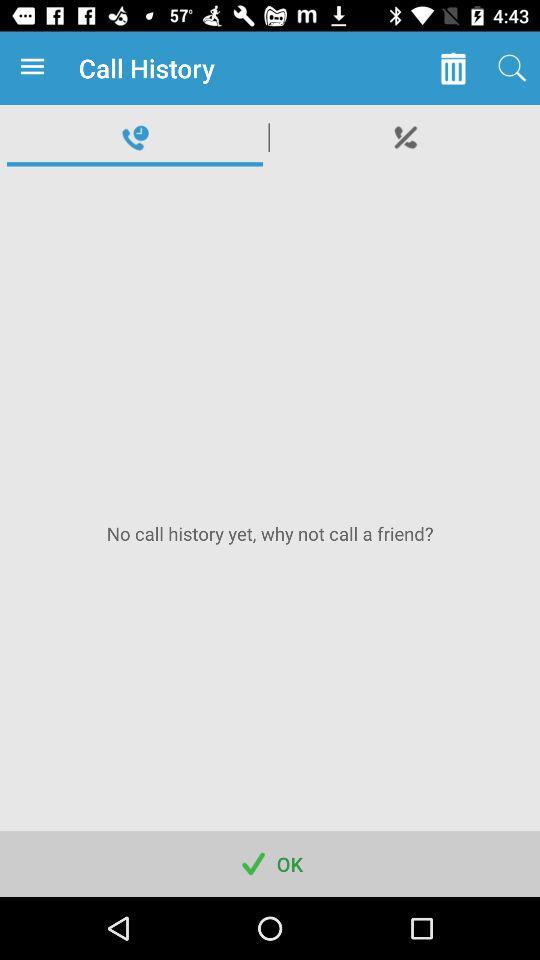 The width and height of the screenshot is (540, 960). I want to click on the ok icon, so click(270, 863).